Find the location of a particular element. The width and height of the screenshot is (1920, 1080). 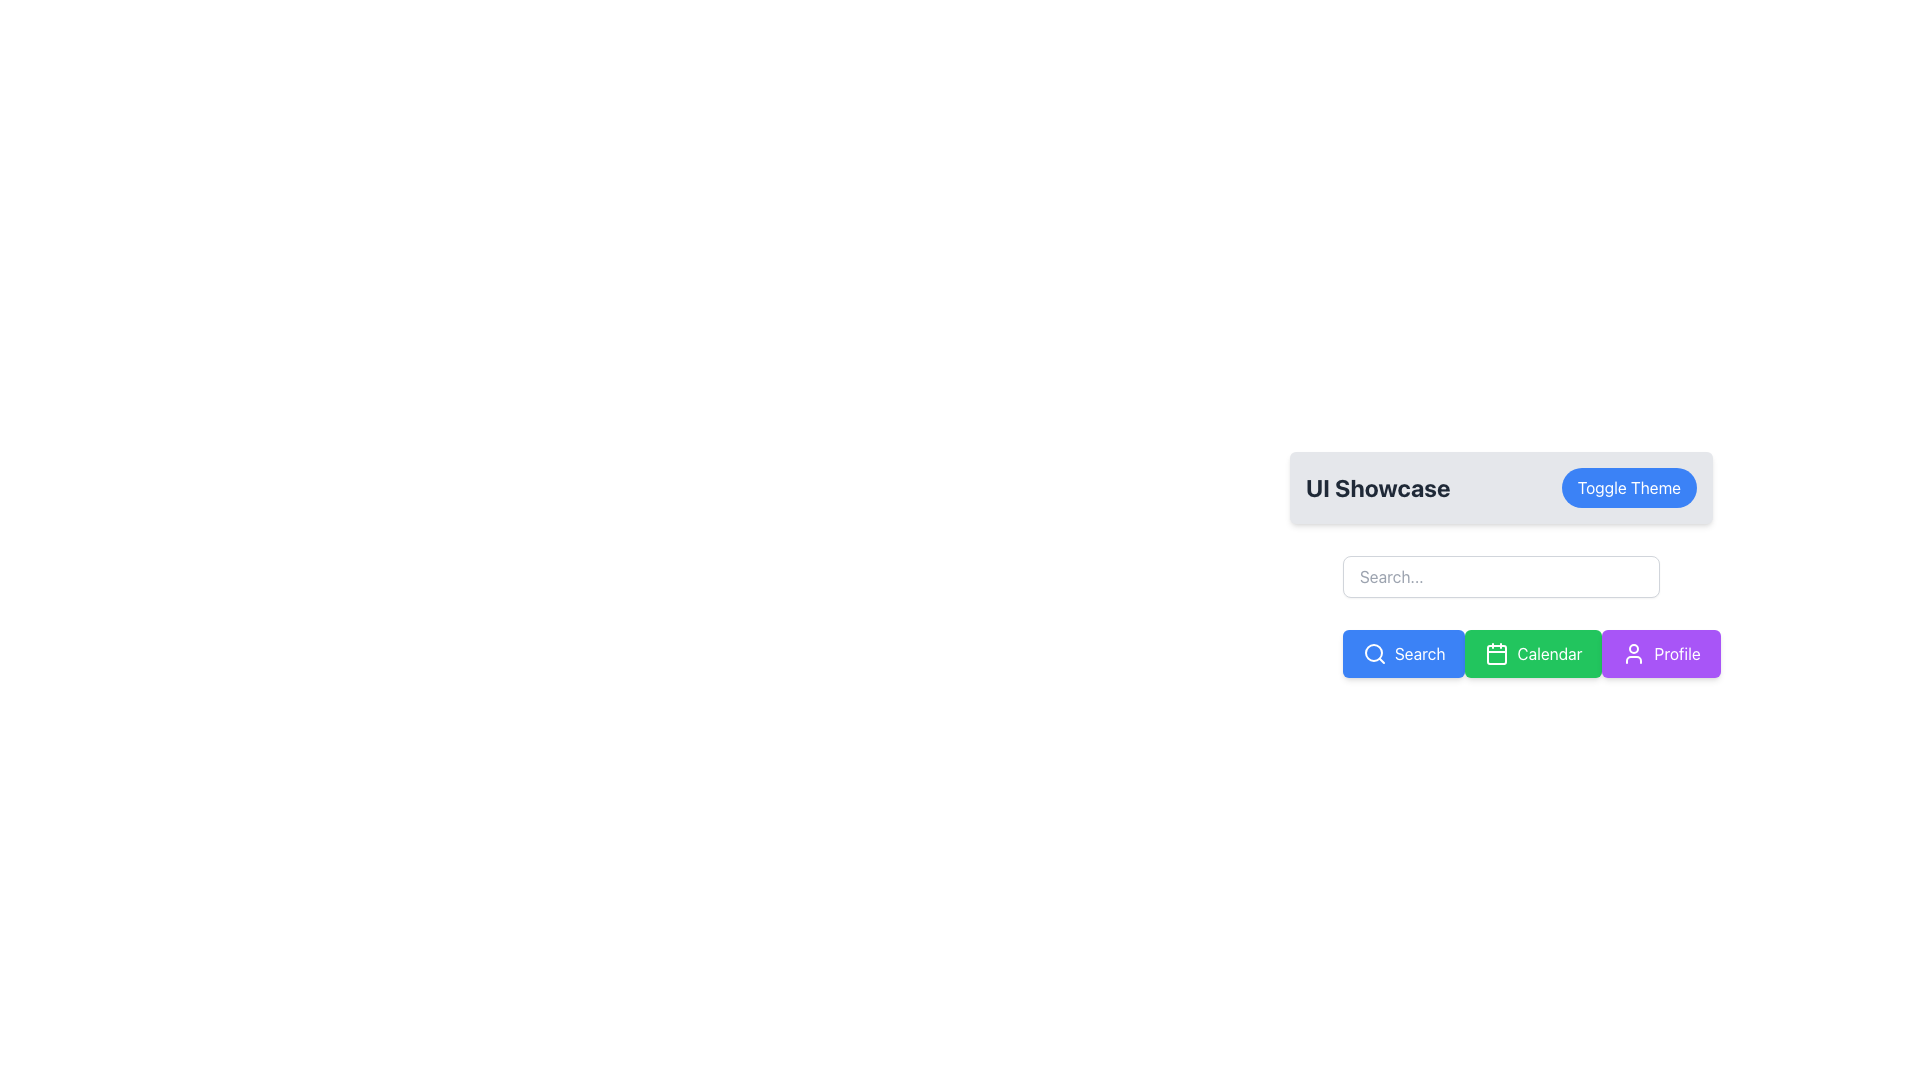

the user profile icon located within the 'Profile' button, which is the third button in a row of horizontally aligned buttons at the bottom-right side of the interface is located at coordinates (1633, 654).